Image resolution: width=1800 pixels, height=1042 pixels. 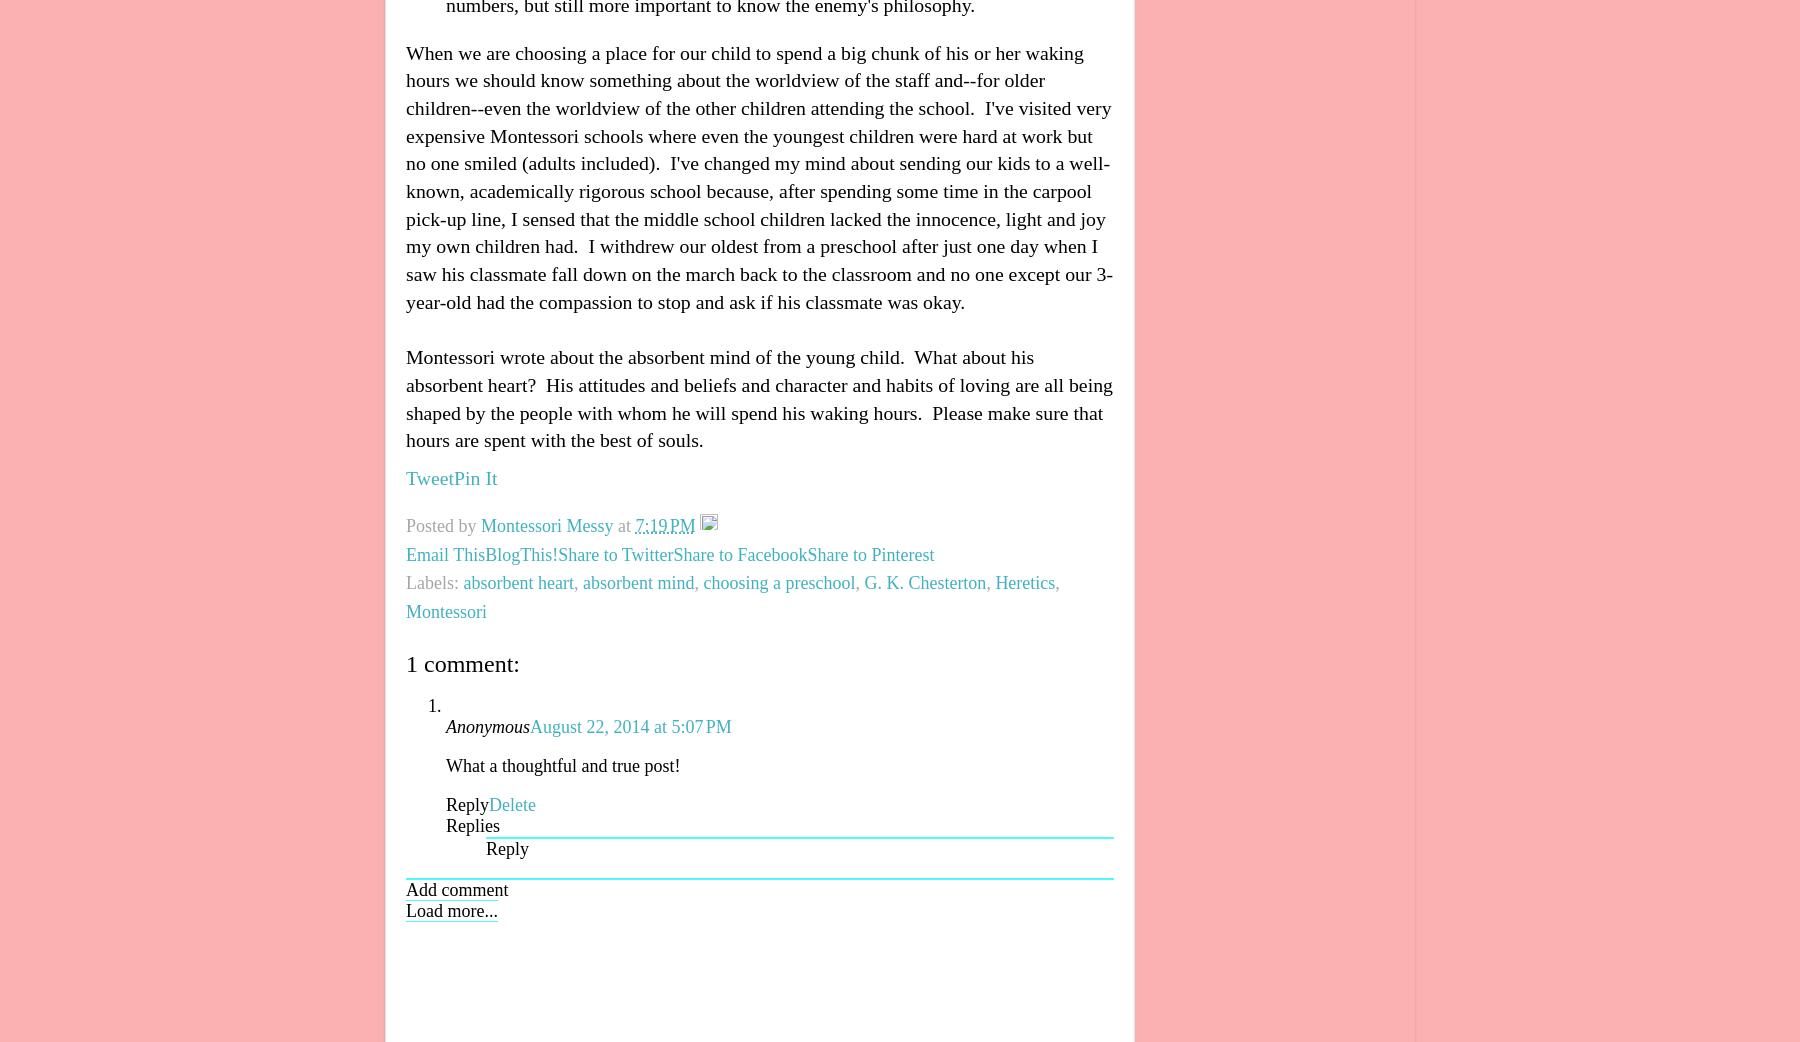 I want to click on '1 comment:', so click(x=406, y=663).